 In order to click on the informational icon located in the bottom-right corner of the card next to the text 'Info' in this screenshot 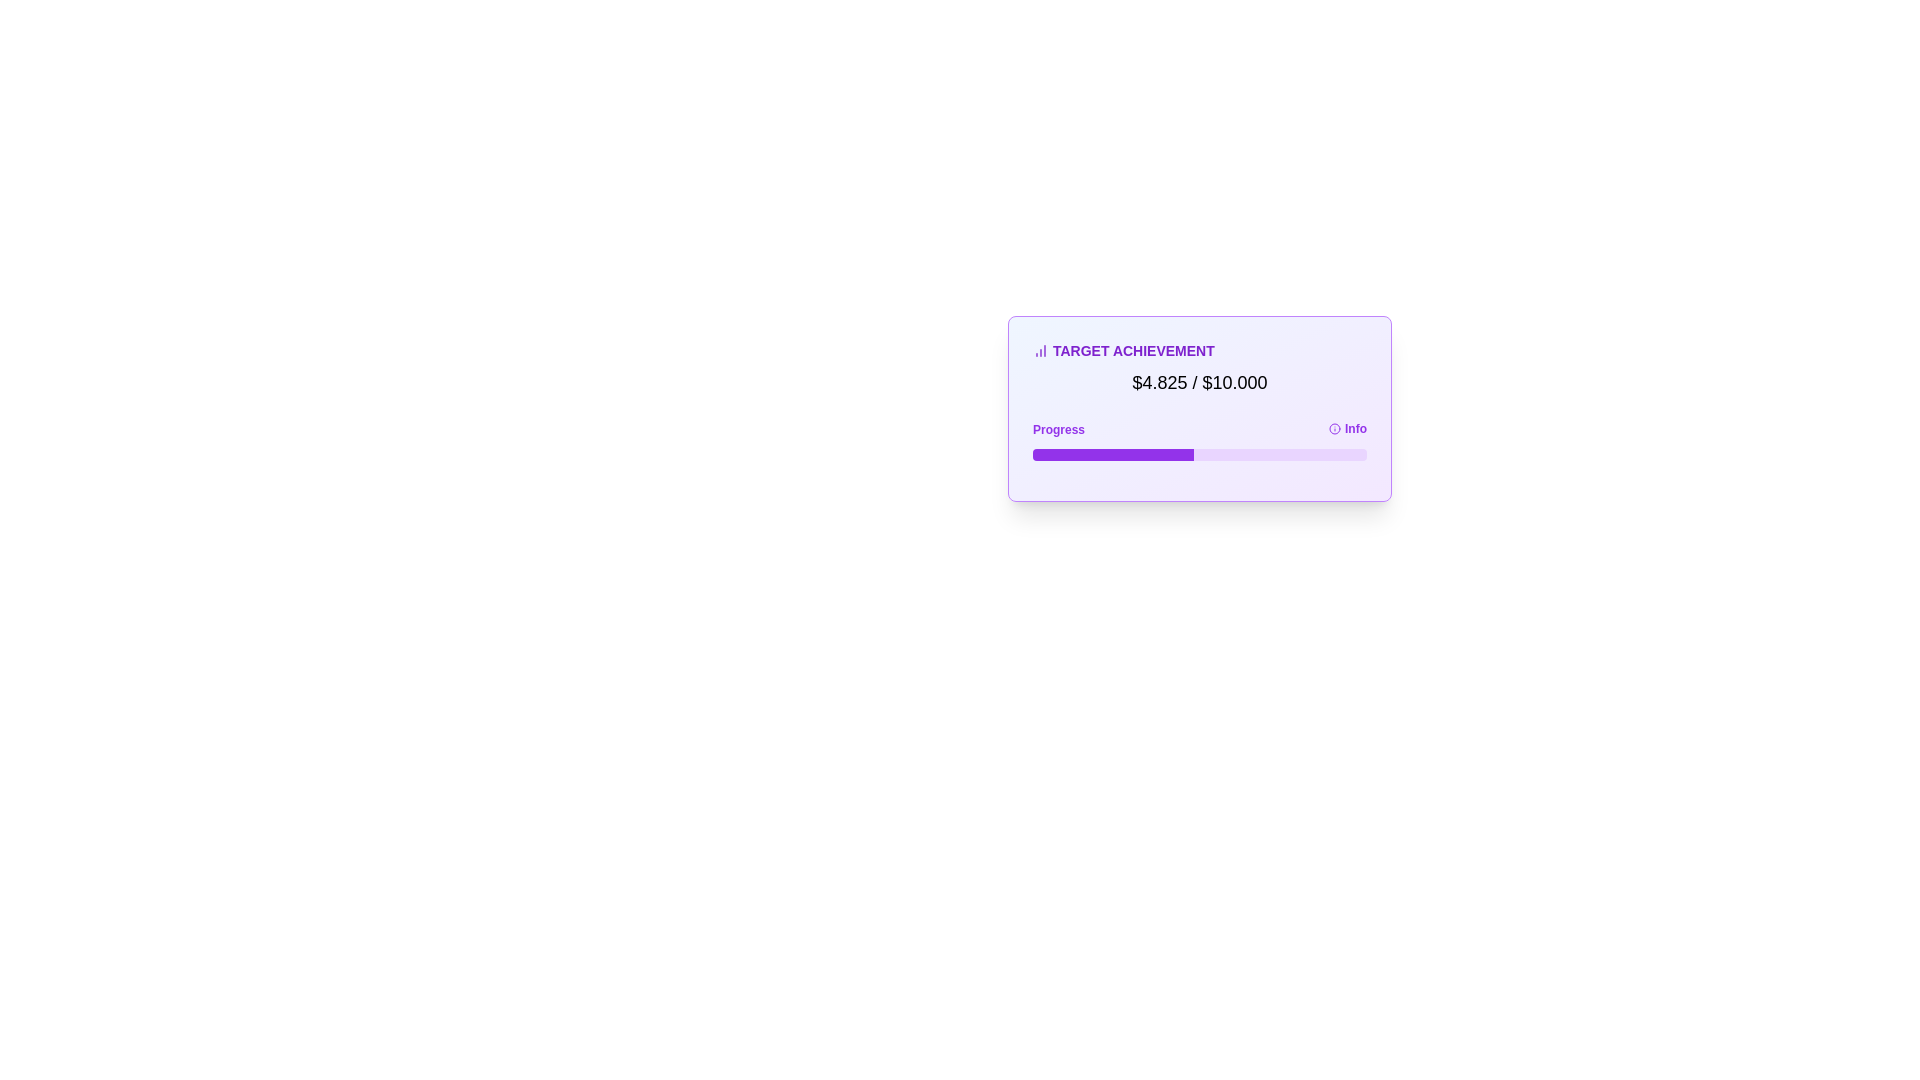, I will do `click(1334, 427)`.